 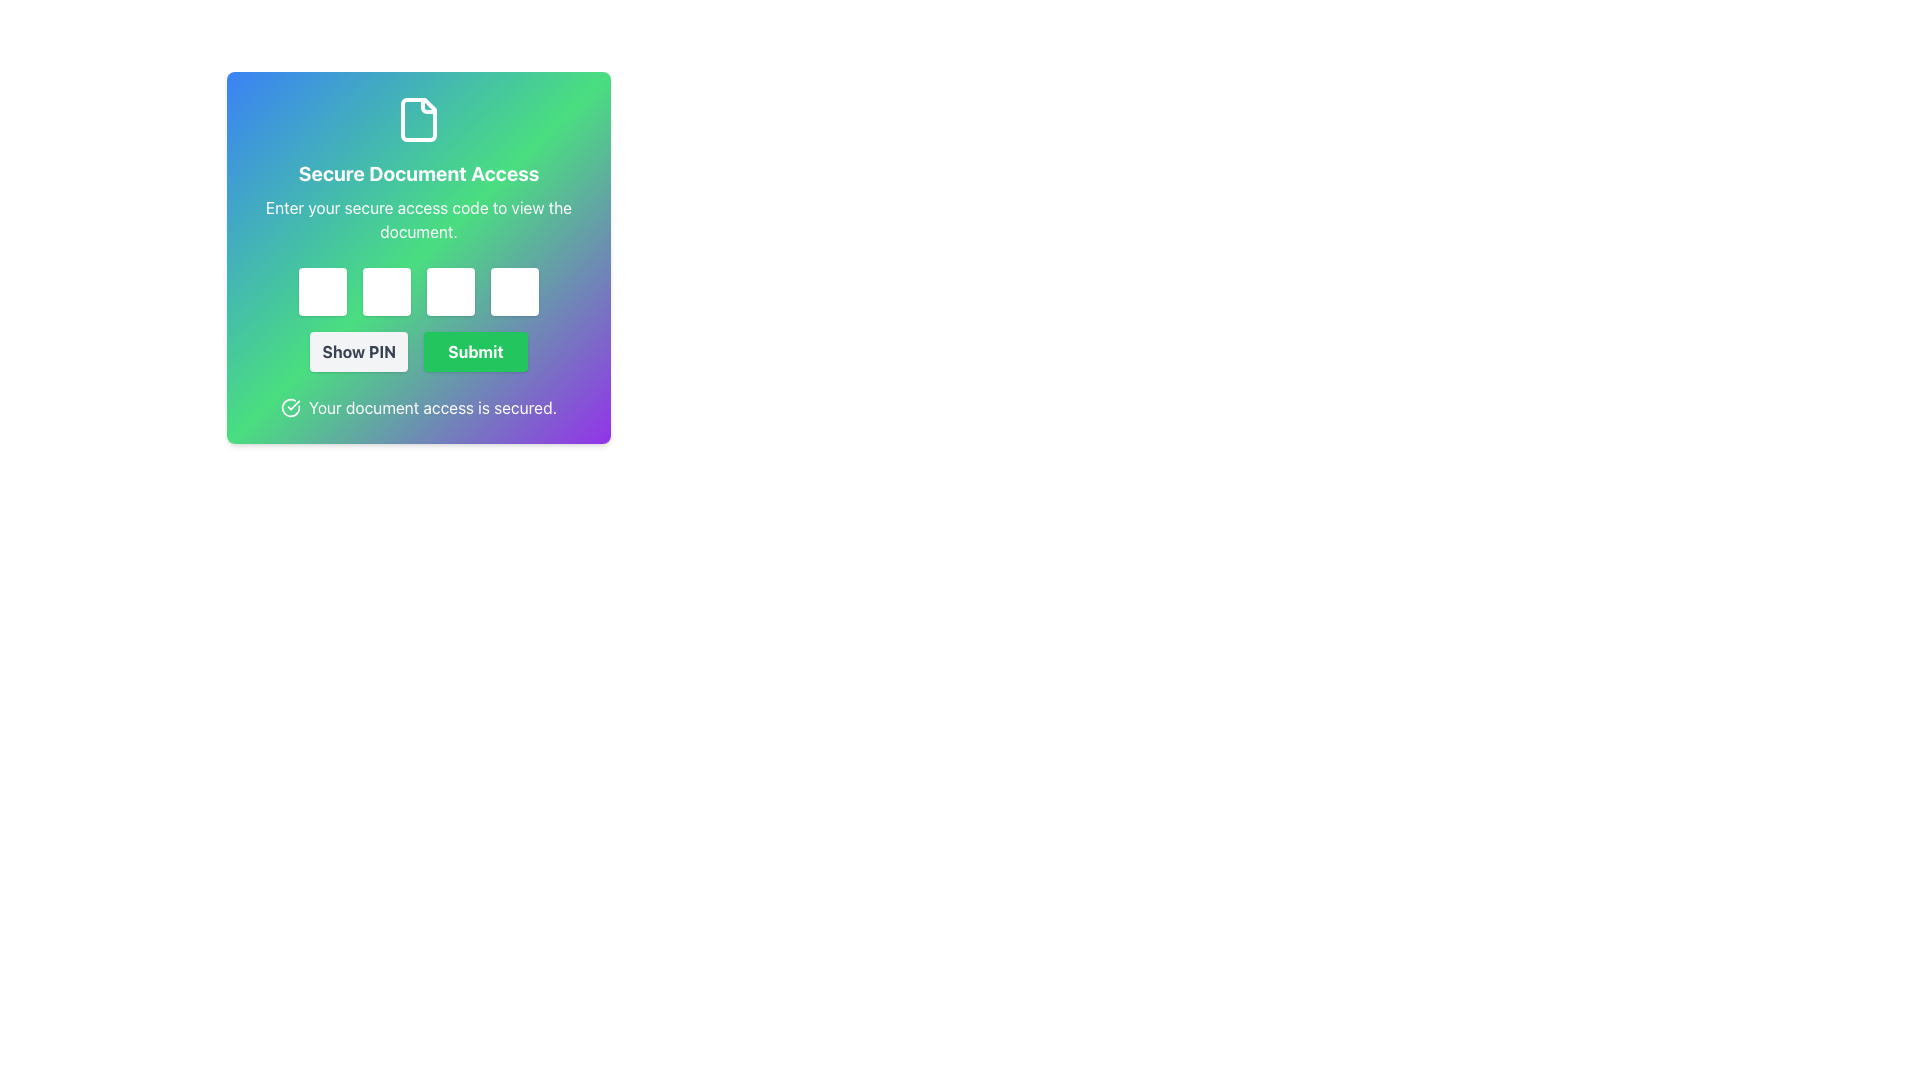 I want to click on the green 'Submit' button with white bold text, located in the lower section of the 'Secure Document Access' panel, so click(x=474, y=350).